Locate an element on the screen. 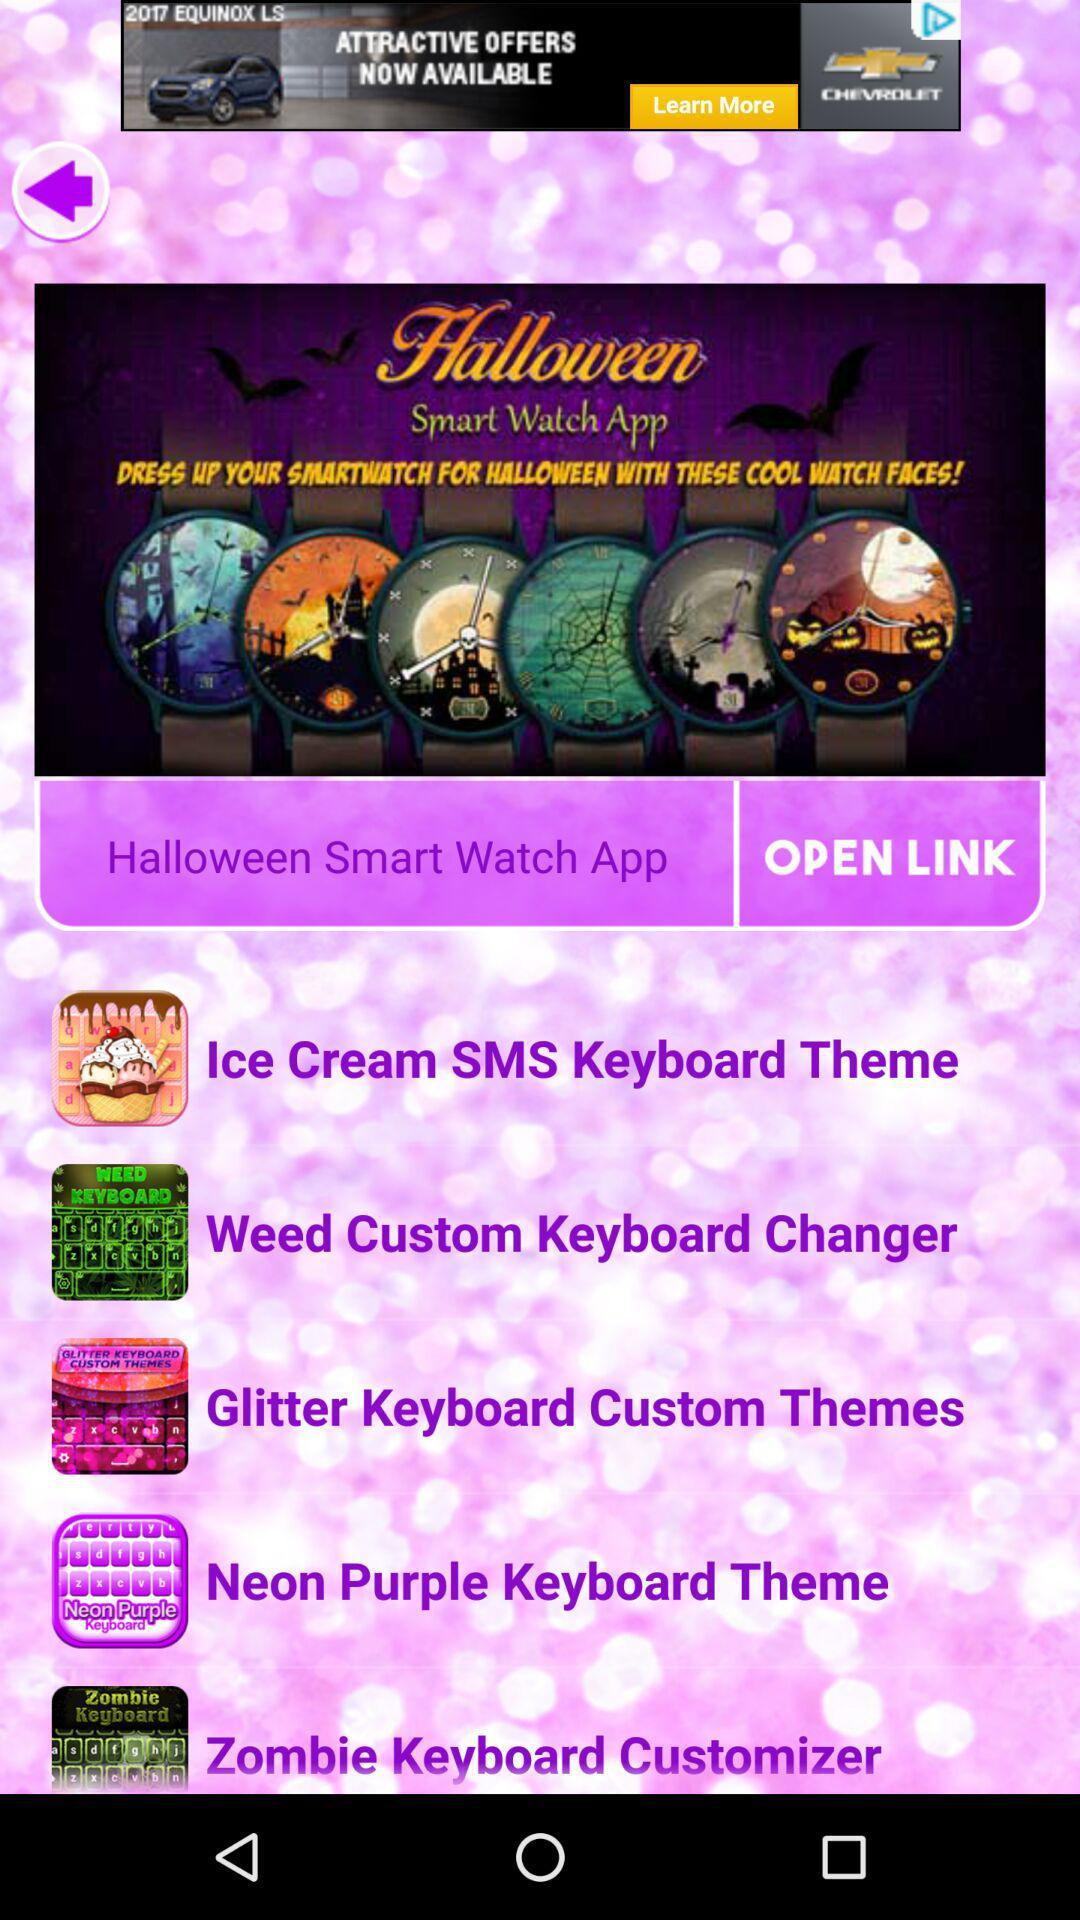 The height and width of the screenshot is (1920, 1080). advert is located at coordinates (540, 65).